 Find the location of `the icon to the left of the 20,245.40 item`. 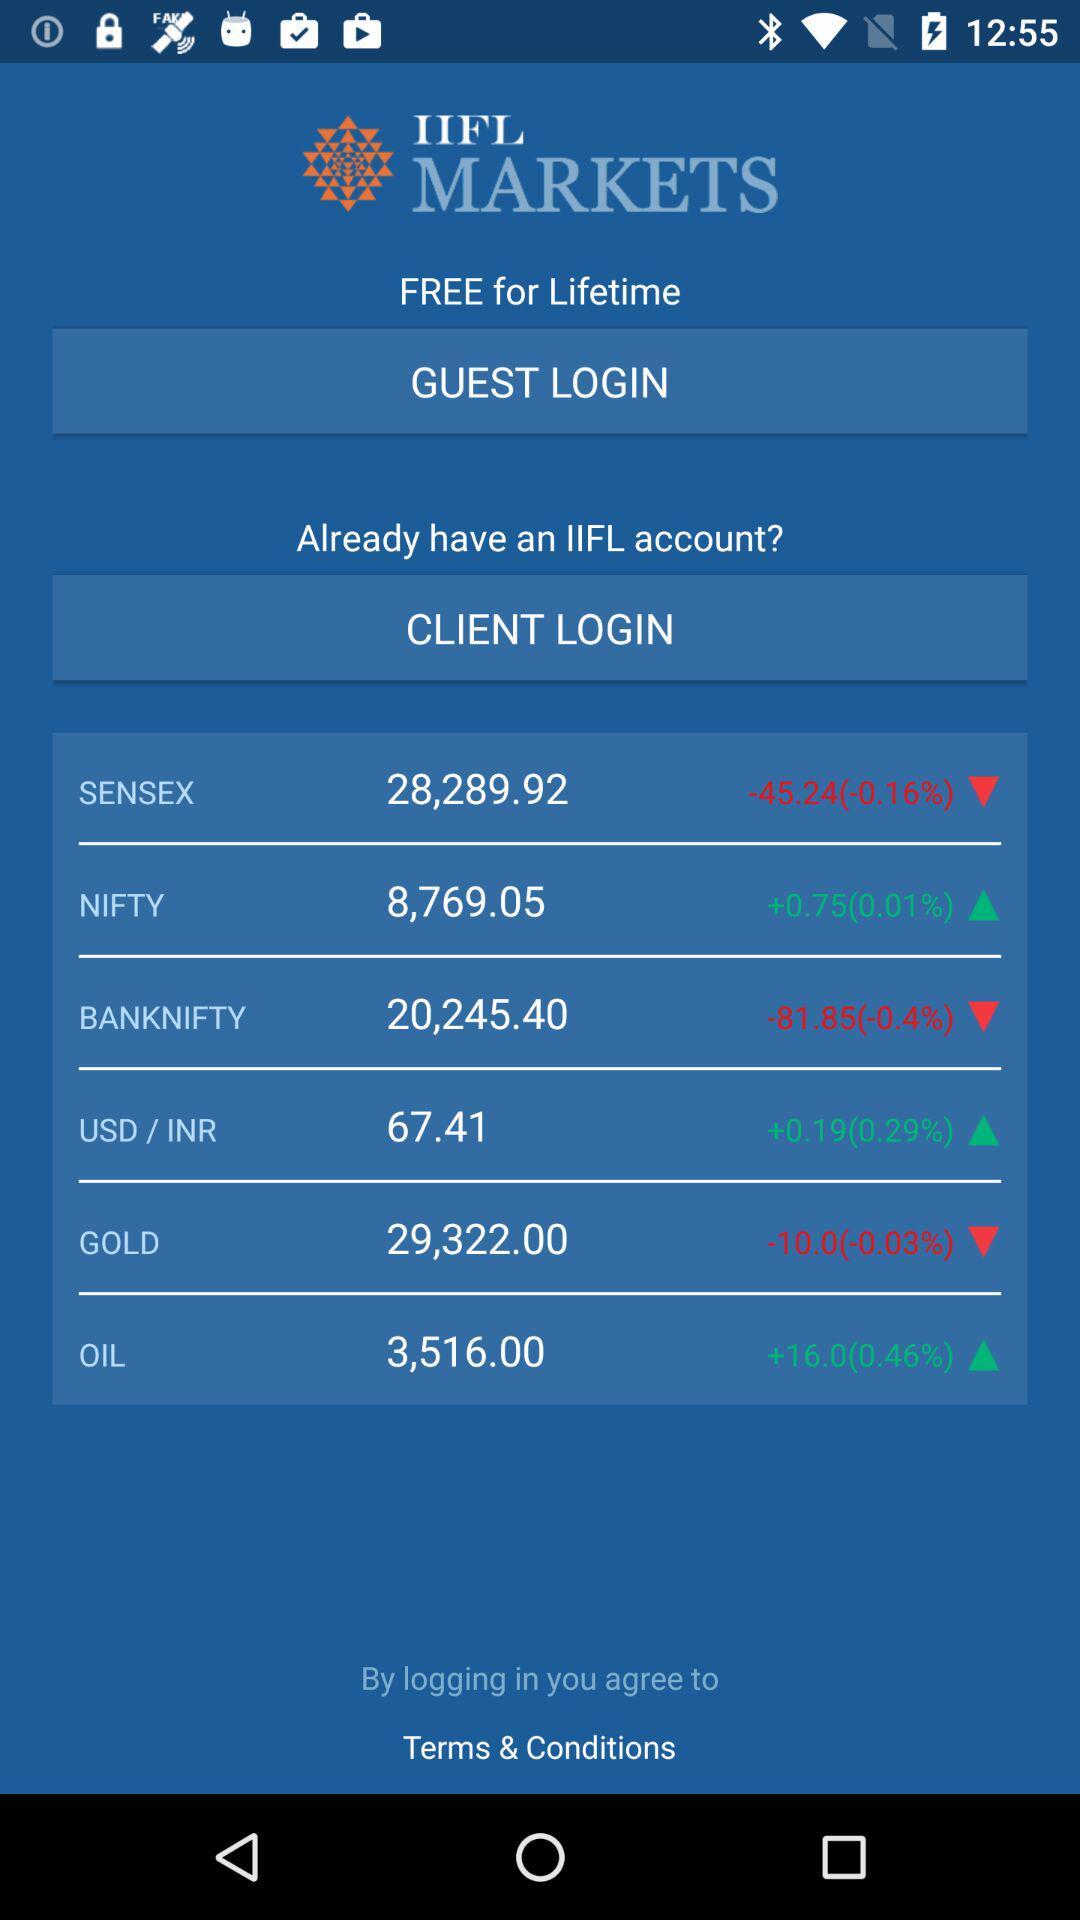

the icon to the left of the 20,245.40 item is located at coordinates (231, 1016).